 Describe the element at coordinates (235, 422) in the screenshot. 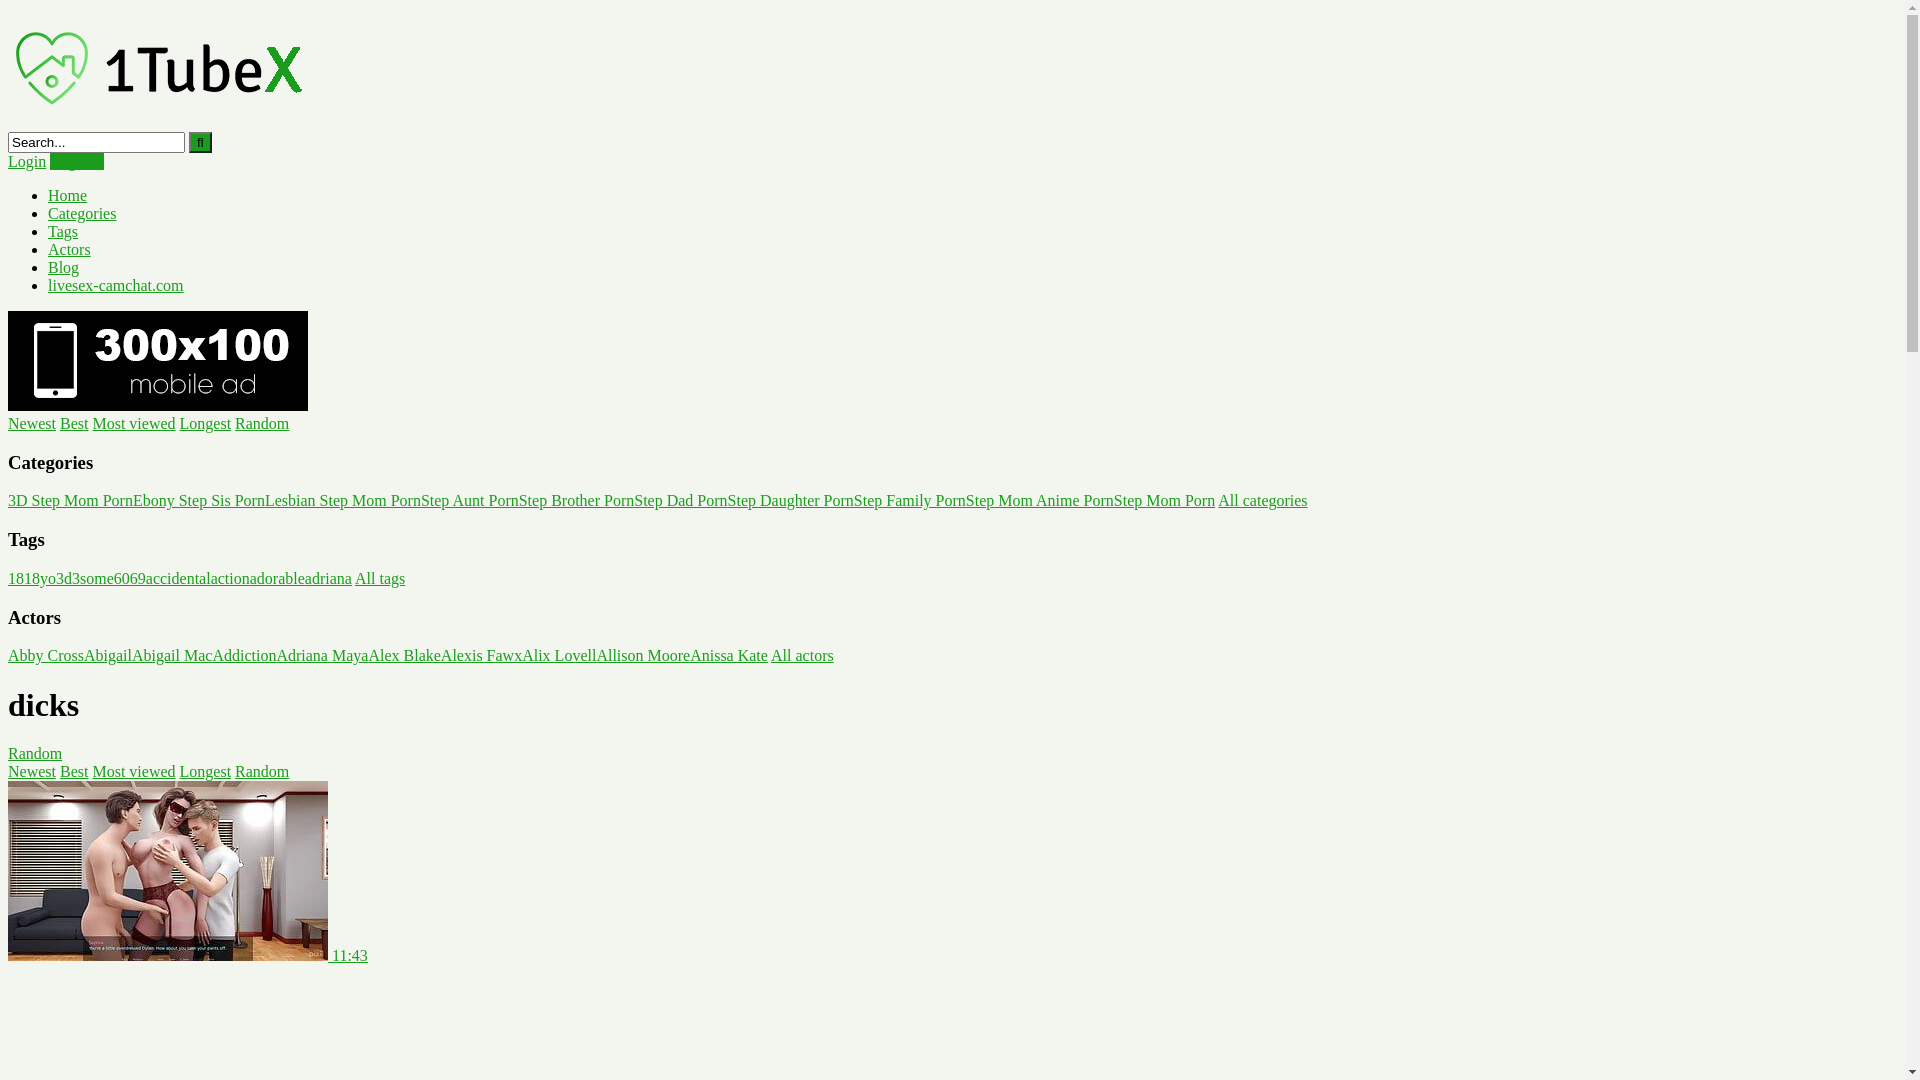

I see `'Random'` at that location.